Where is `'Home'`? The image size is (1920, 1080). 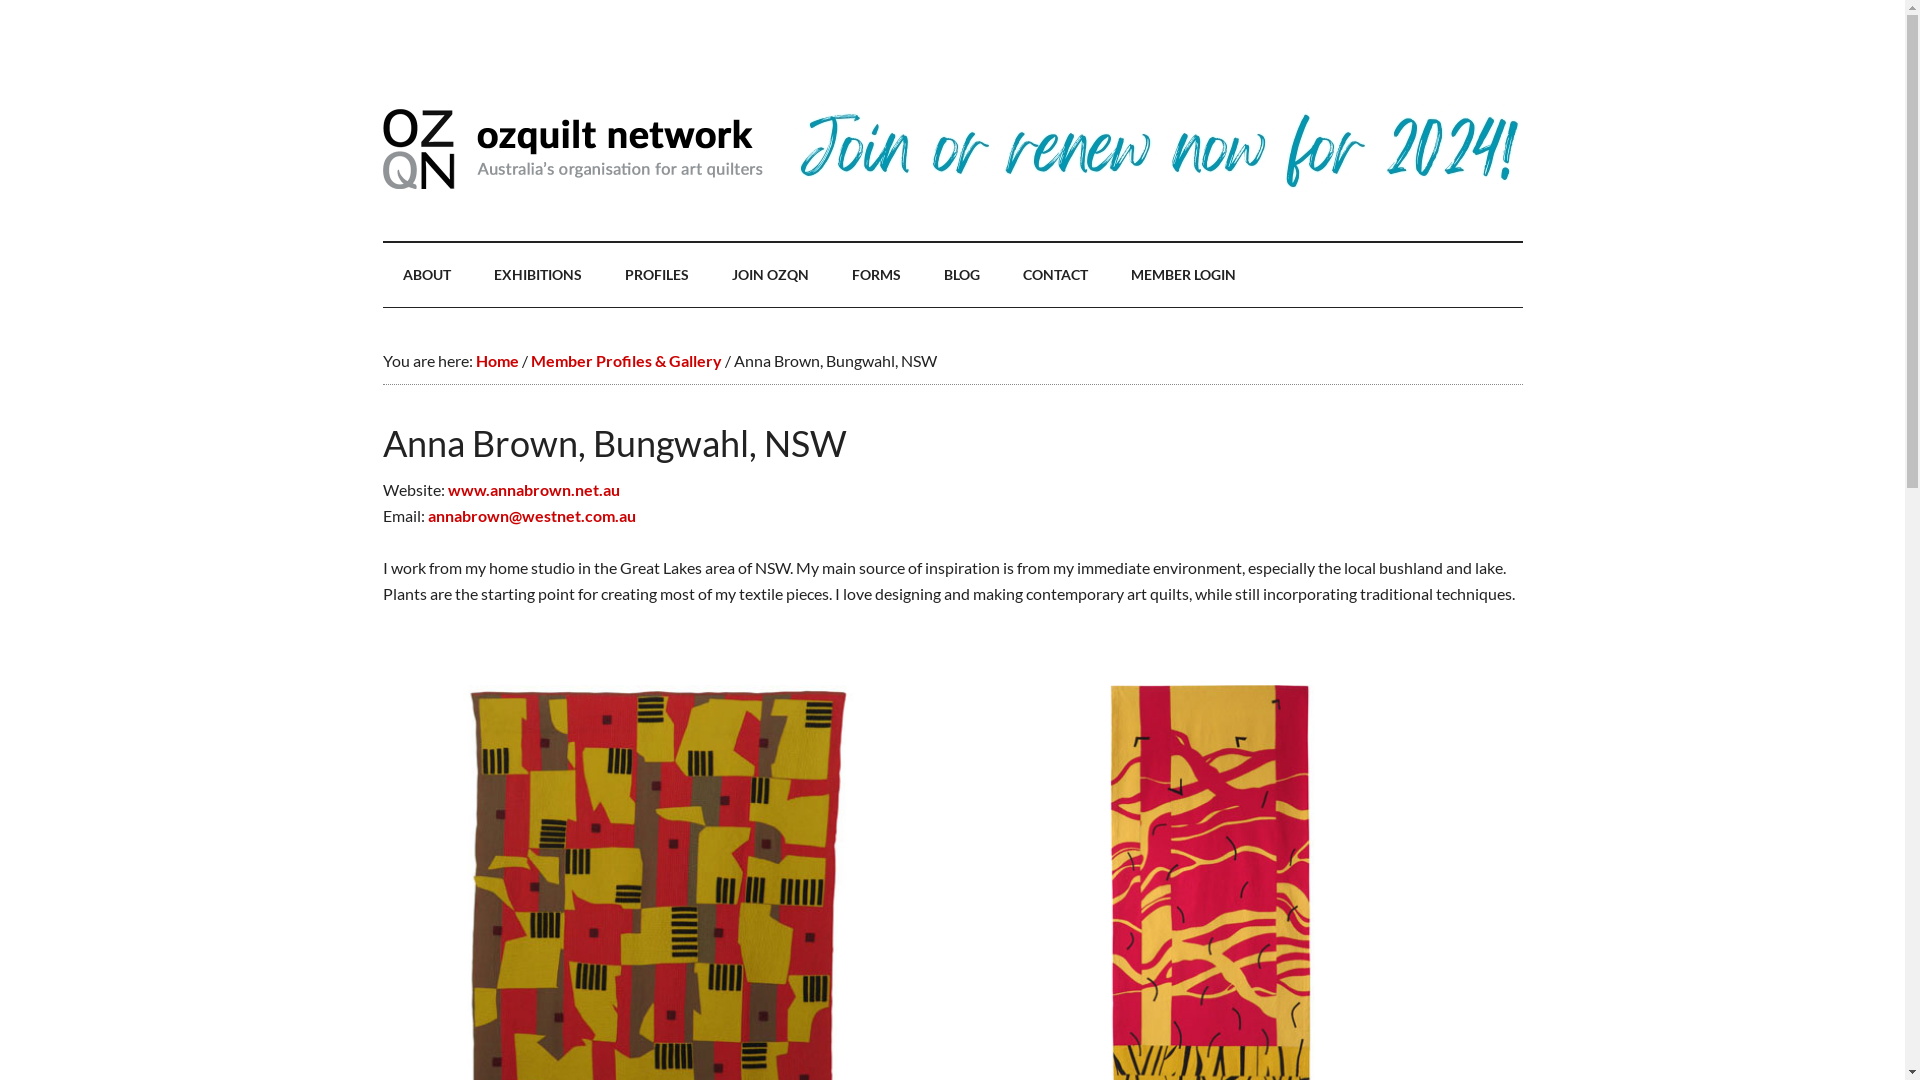 'Home' is located at coordinates (497, 360).